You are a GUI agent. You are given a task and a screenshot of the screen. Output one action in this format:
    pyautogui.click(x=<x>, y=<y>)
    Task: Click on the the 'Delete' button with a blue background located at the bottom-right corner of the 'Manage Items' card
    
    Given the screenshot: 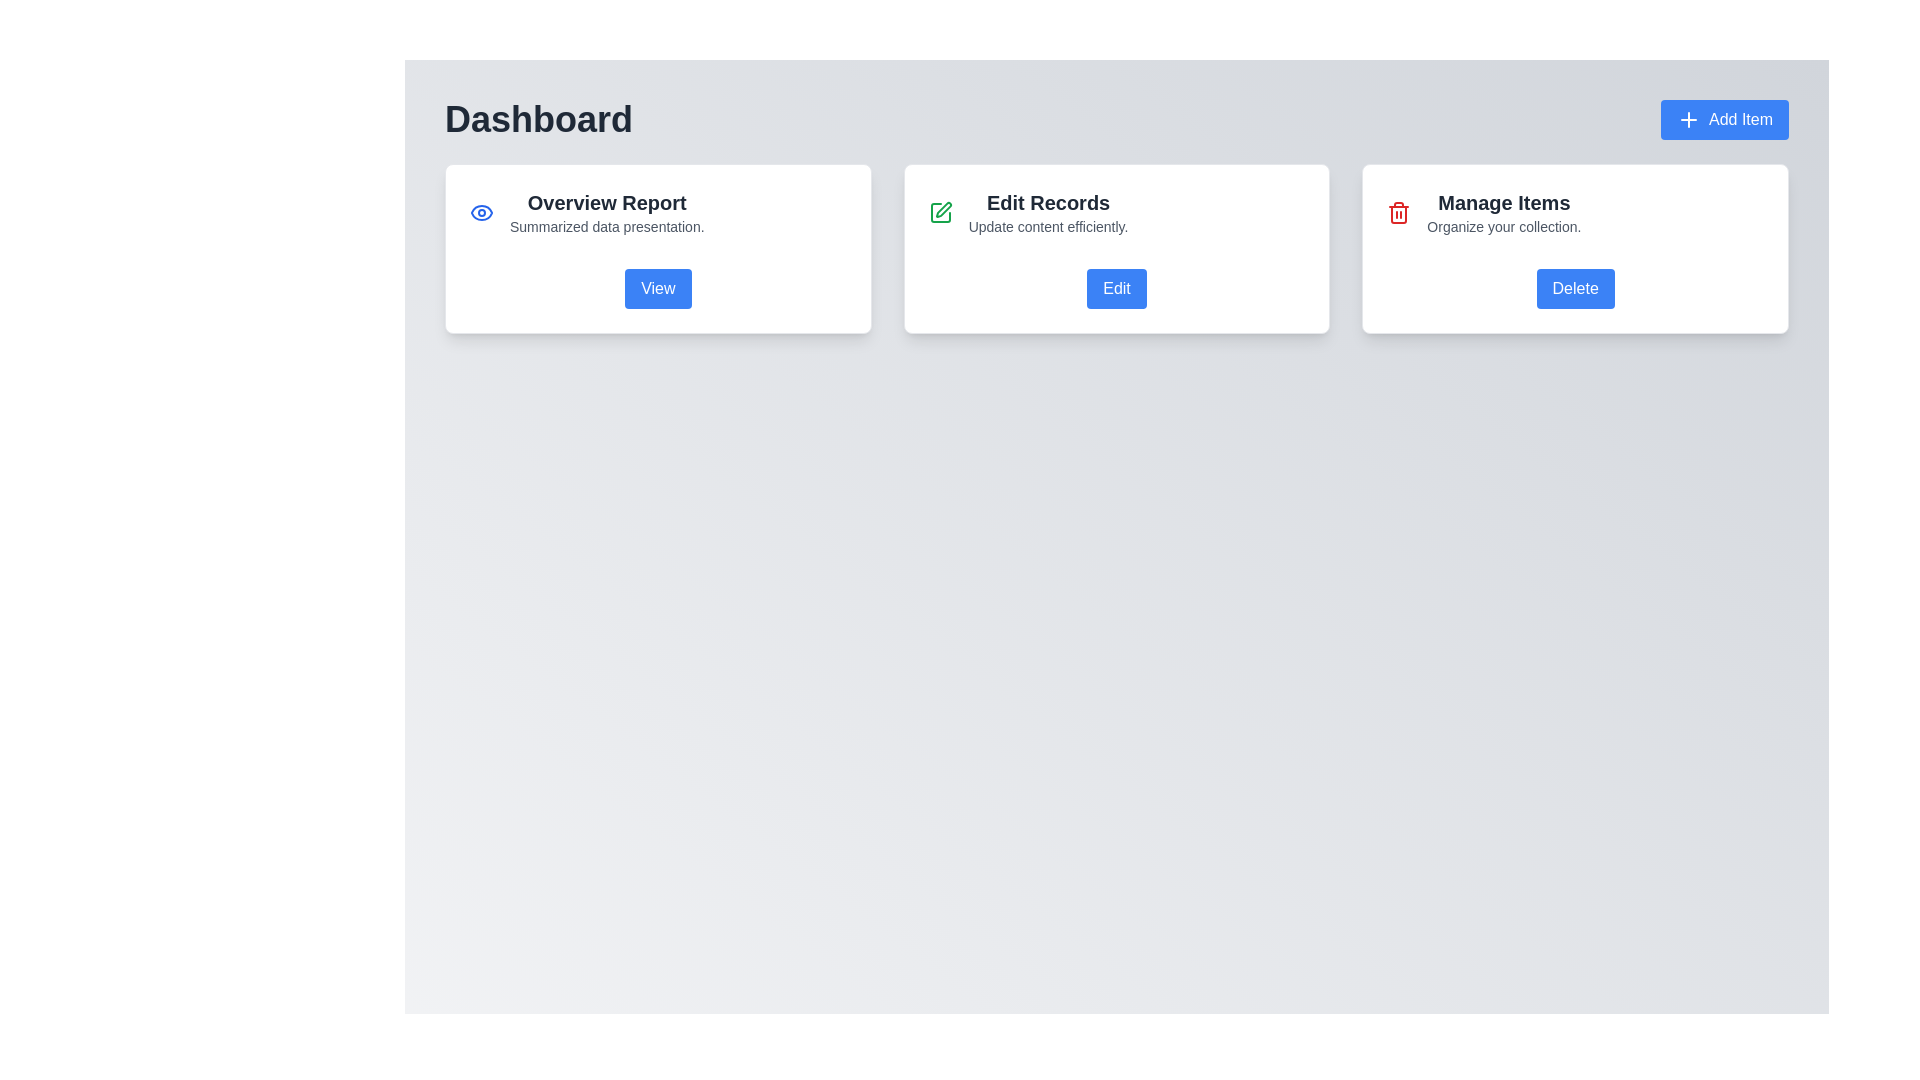 What is the action you would take?
    pyautogui.click(x=1574, y=289)
    